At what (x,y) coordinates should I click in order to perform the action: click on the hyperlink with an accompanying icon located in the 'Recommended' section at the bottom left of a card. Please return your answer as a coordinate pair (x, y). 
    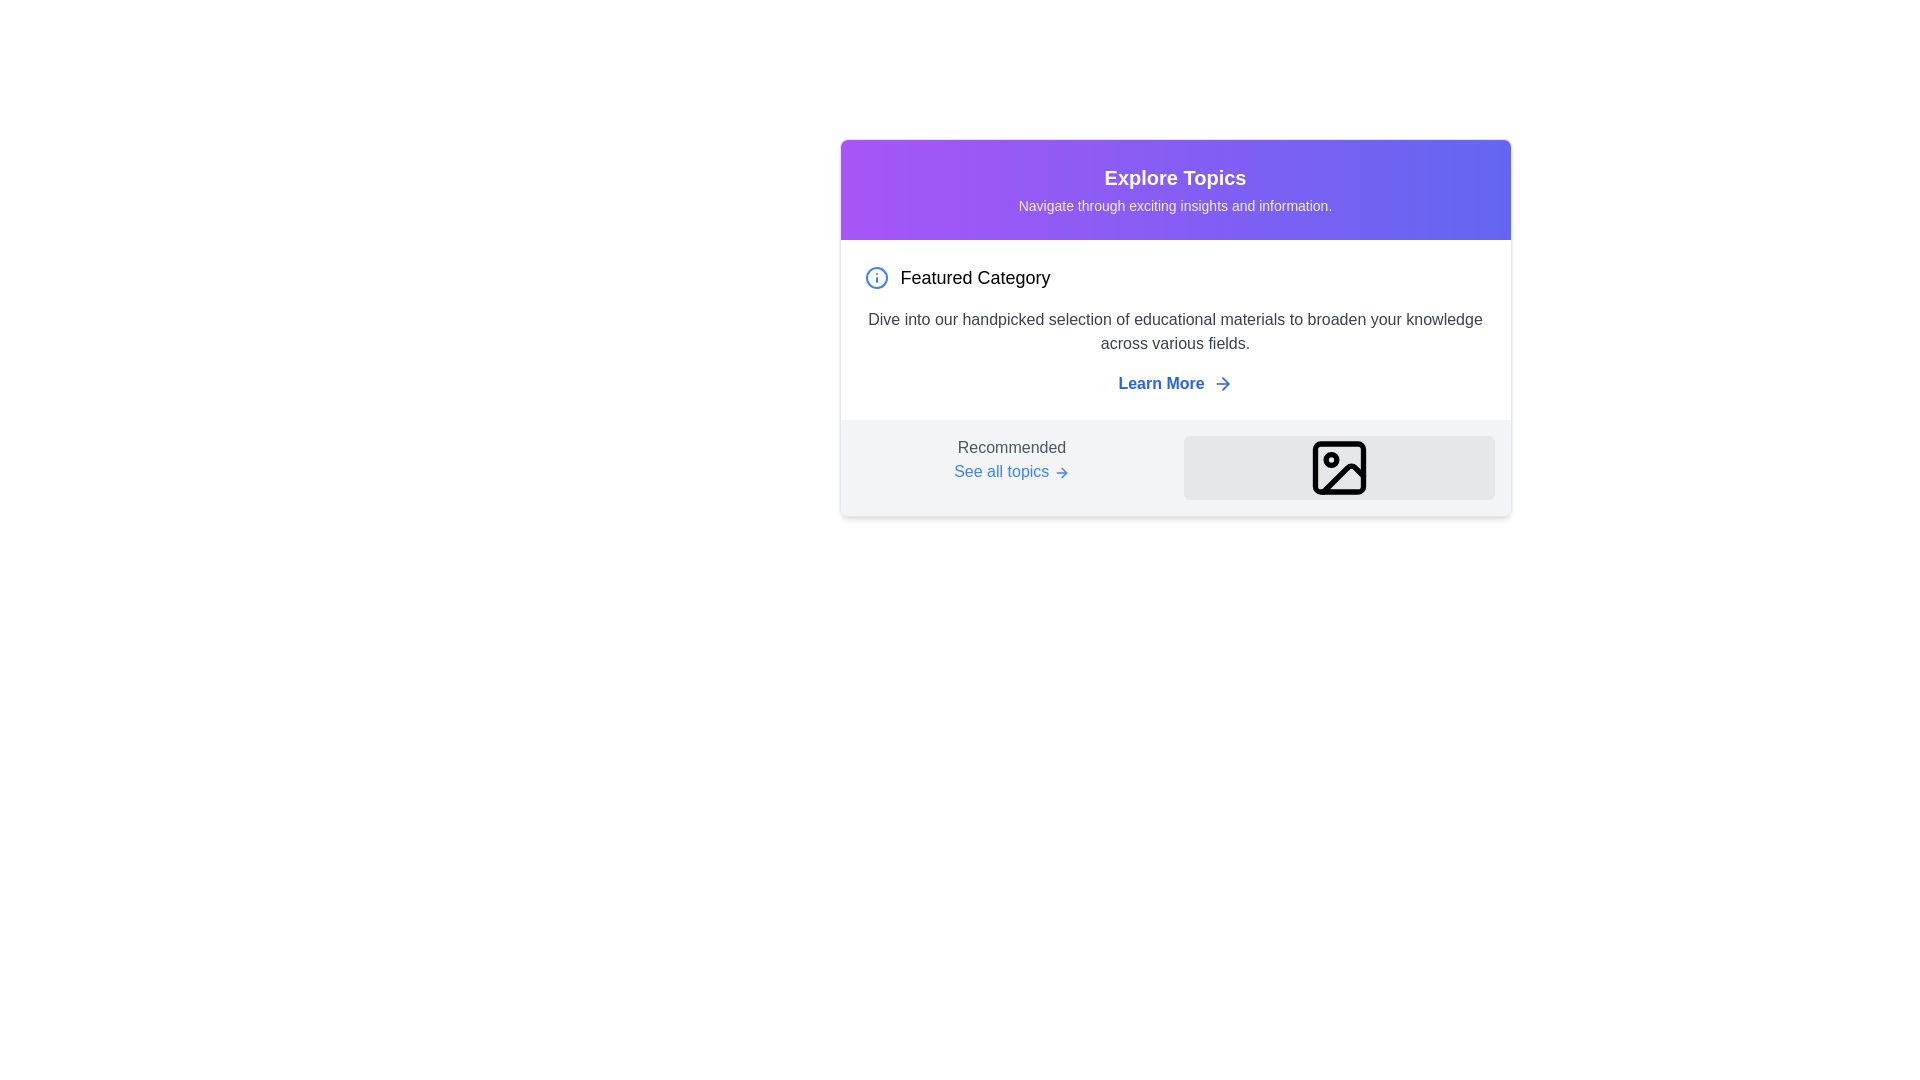
    Looking at the image, I should click on (1012, 471).